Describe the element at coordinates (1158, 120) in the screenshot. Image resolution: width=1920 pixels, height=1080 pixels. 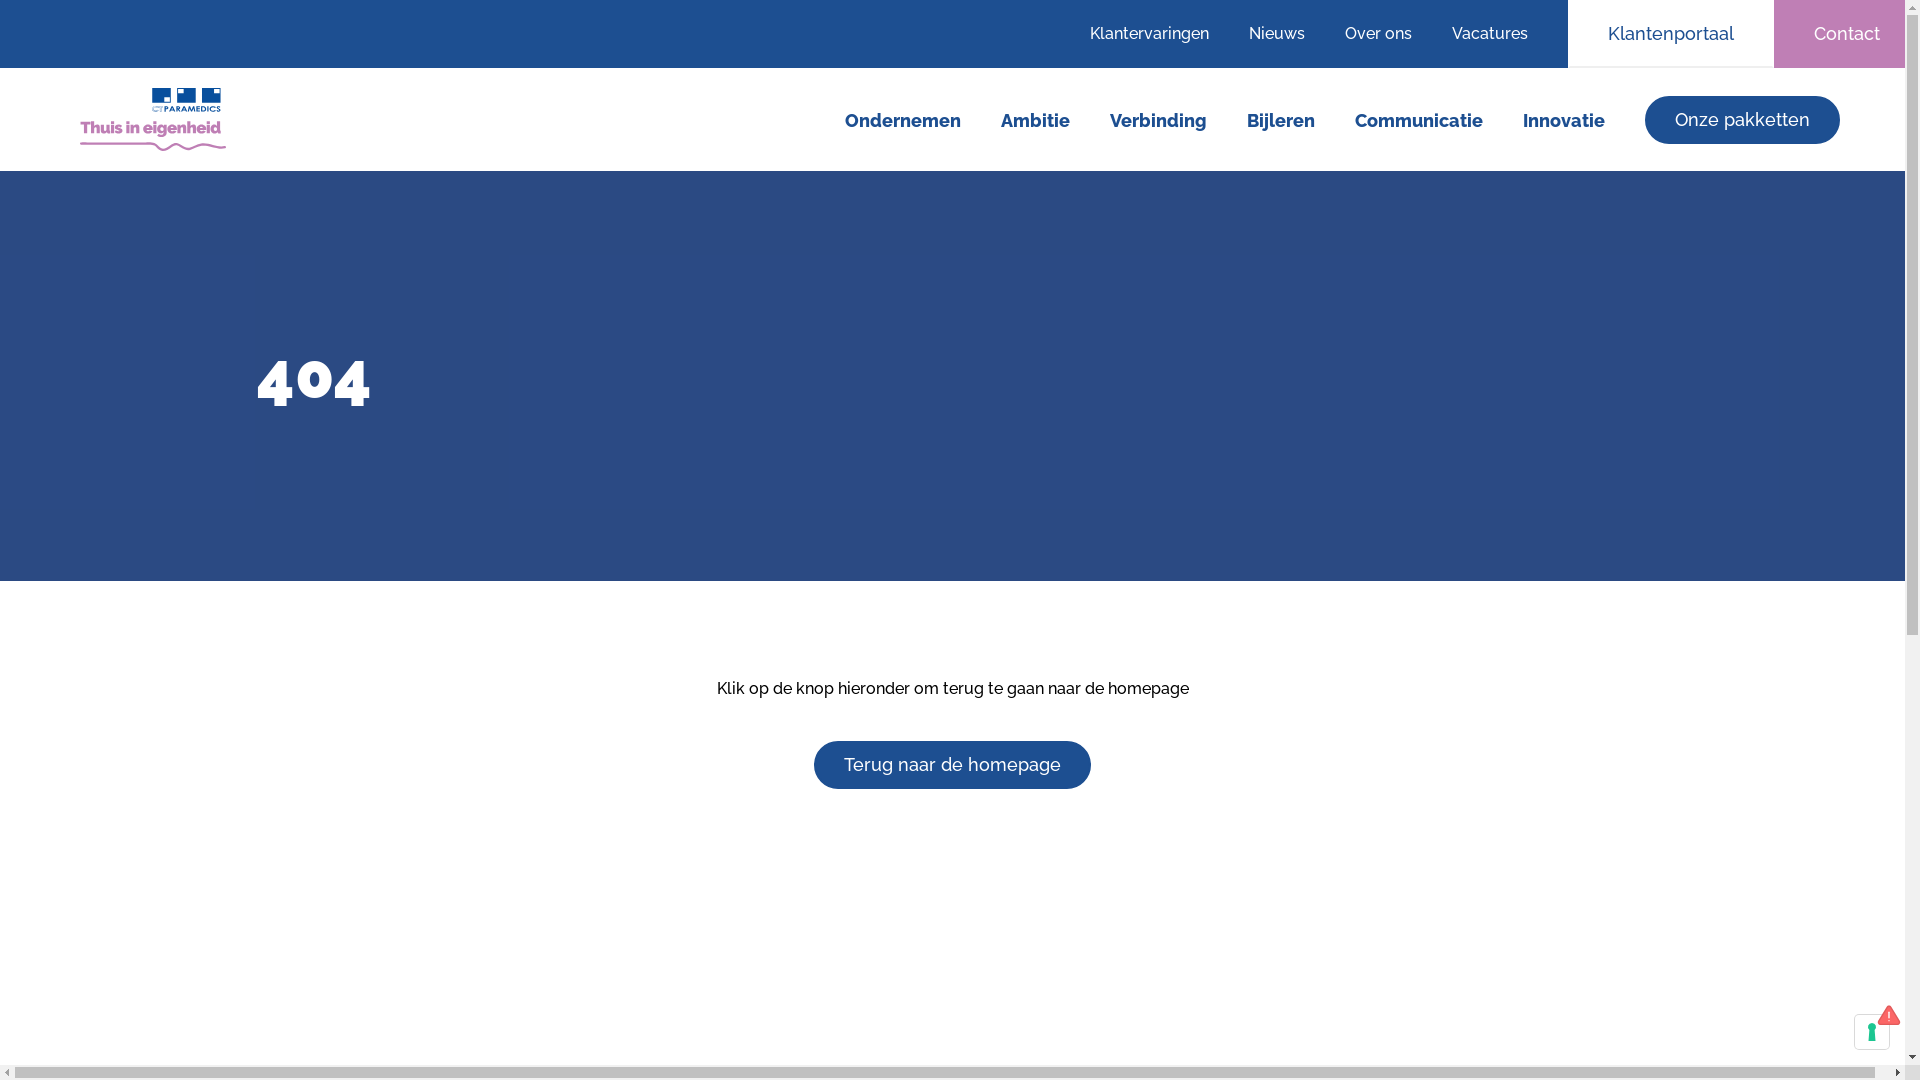
I see `'Verbinding'` at that location.